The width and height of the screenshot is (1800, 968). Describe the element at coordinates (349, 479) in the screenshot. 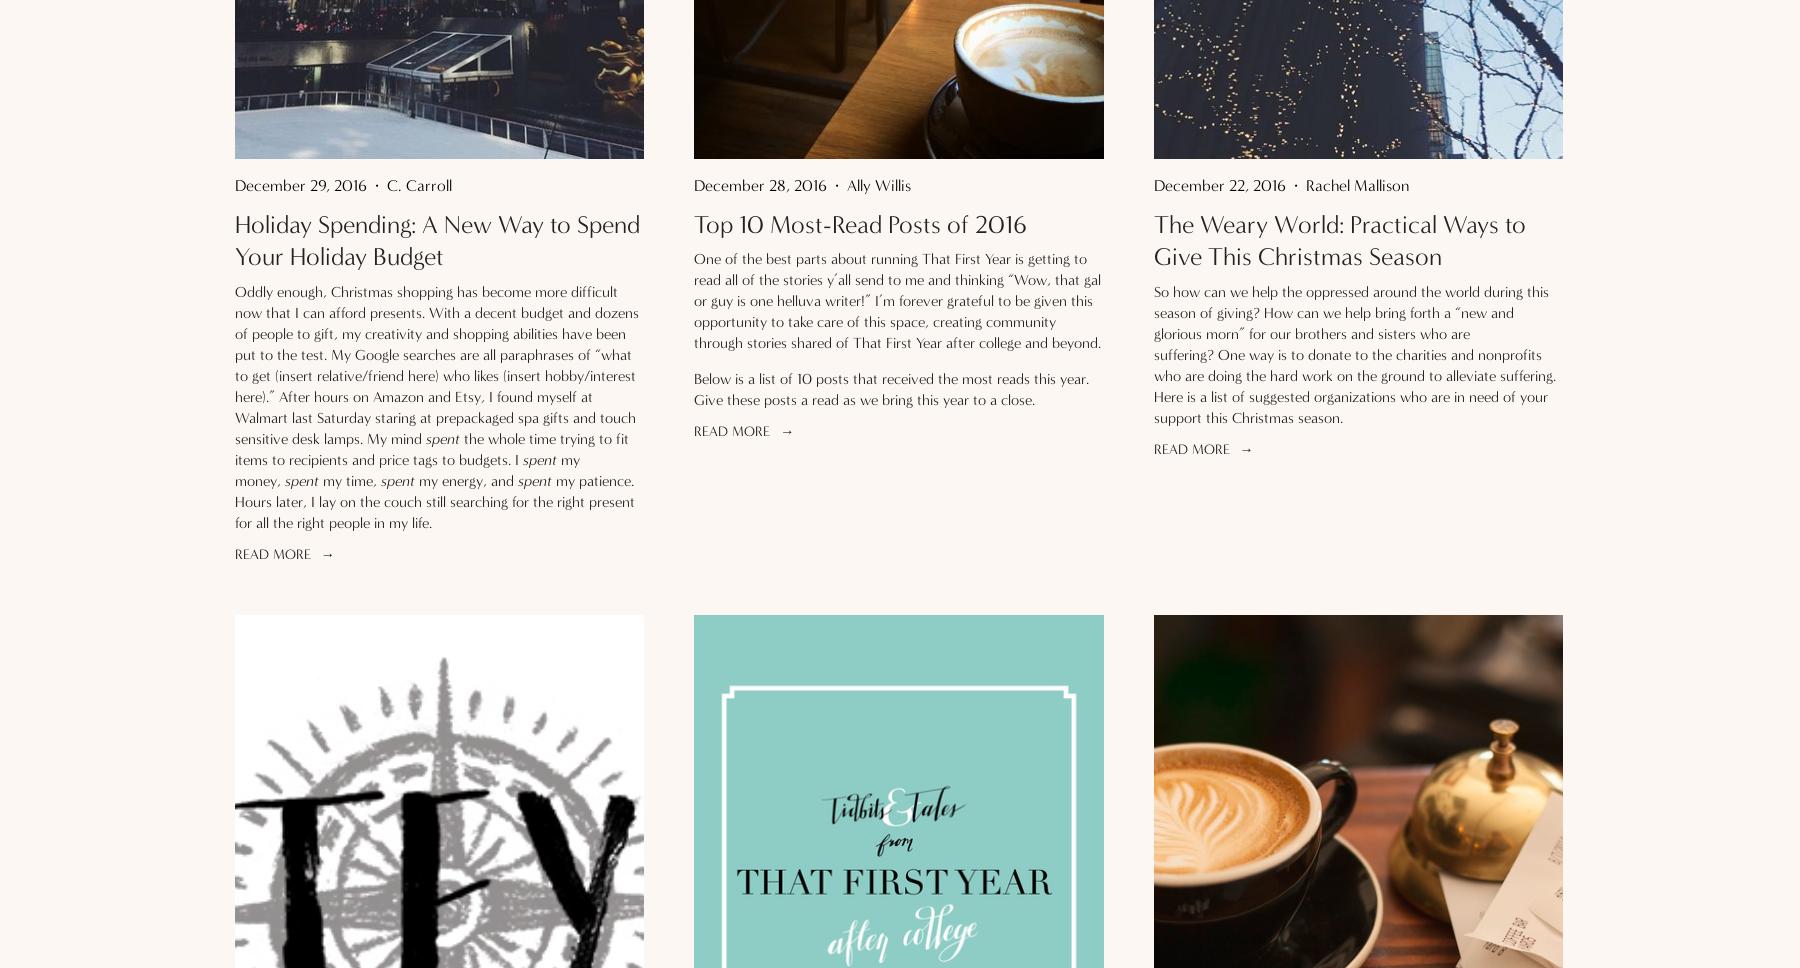

I see `'my time,'` at that location.